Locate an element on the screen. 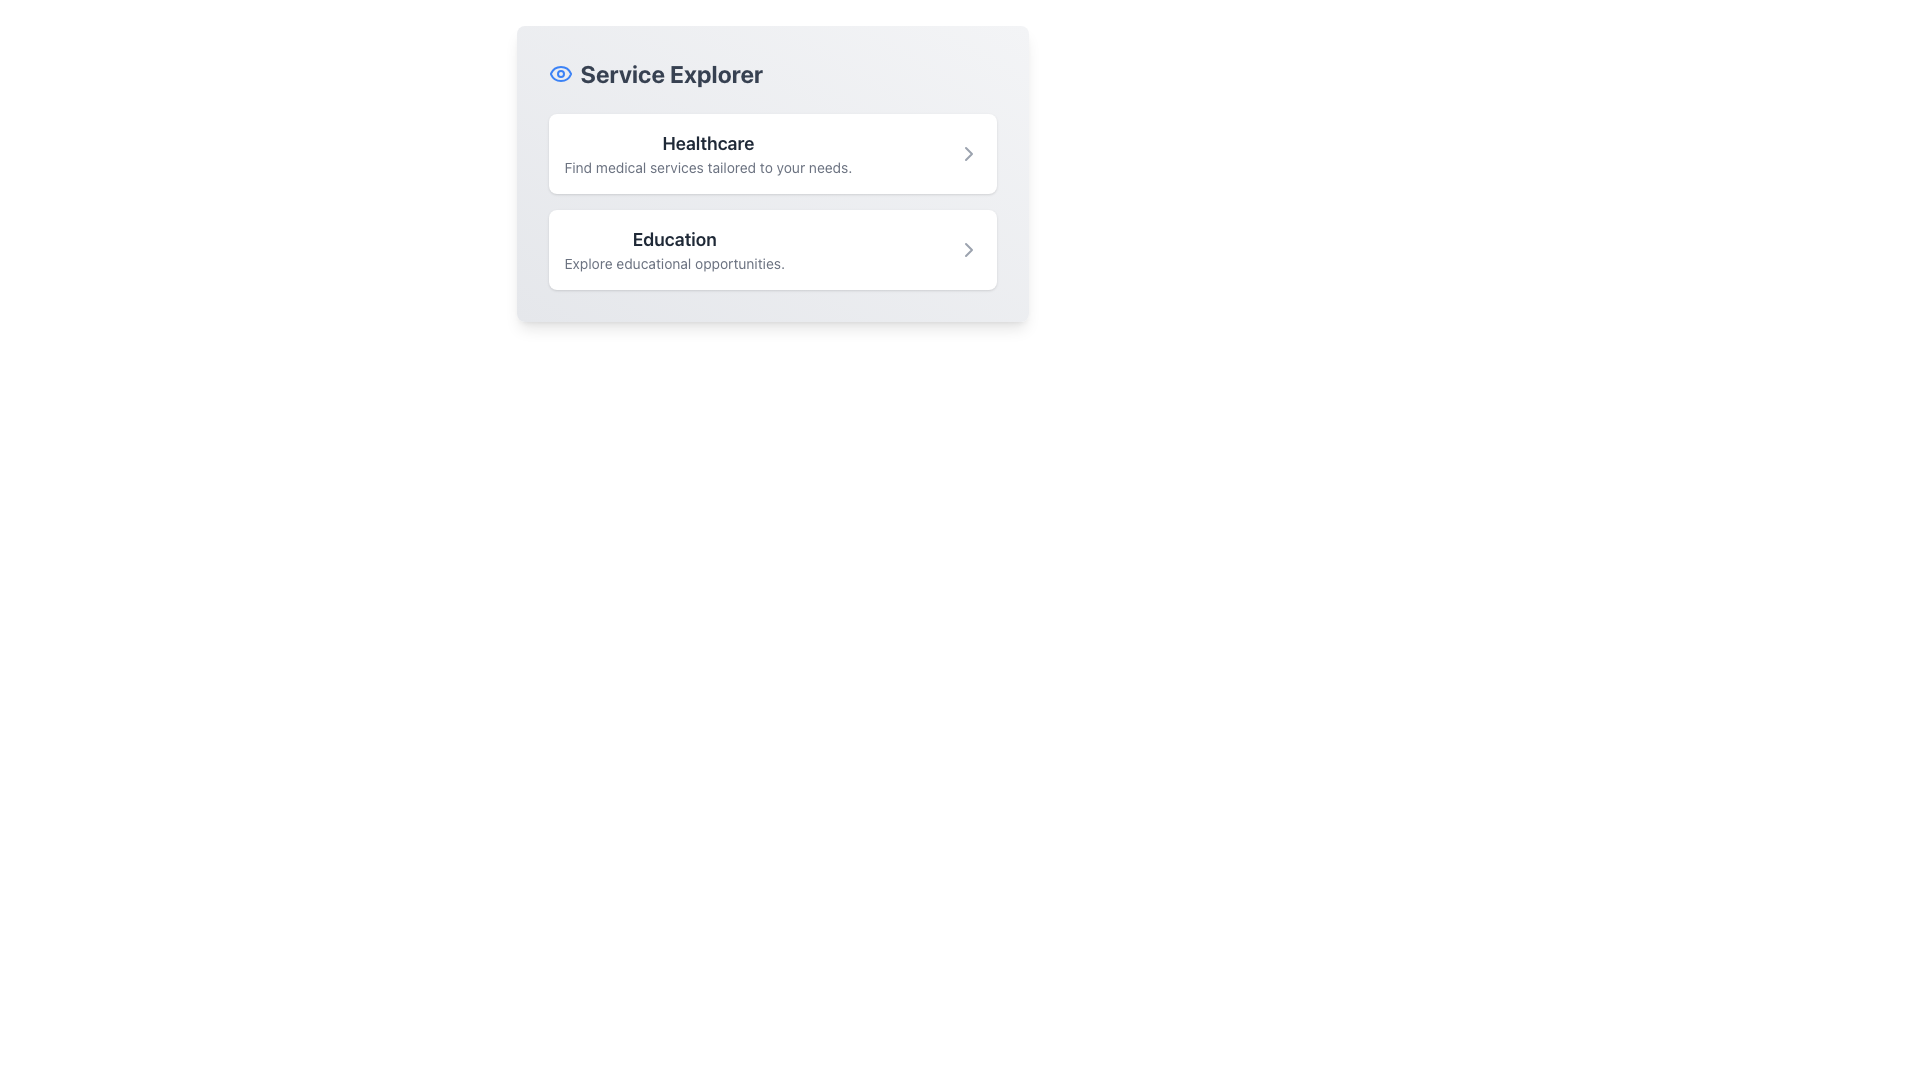 The height and width of the screenshot is (1080, 1920). the icon located at the left of the 'Service Explorer' header is located at coordinates (560, 72).